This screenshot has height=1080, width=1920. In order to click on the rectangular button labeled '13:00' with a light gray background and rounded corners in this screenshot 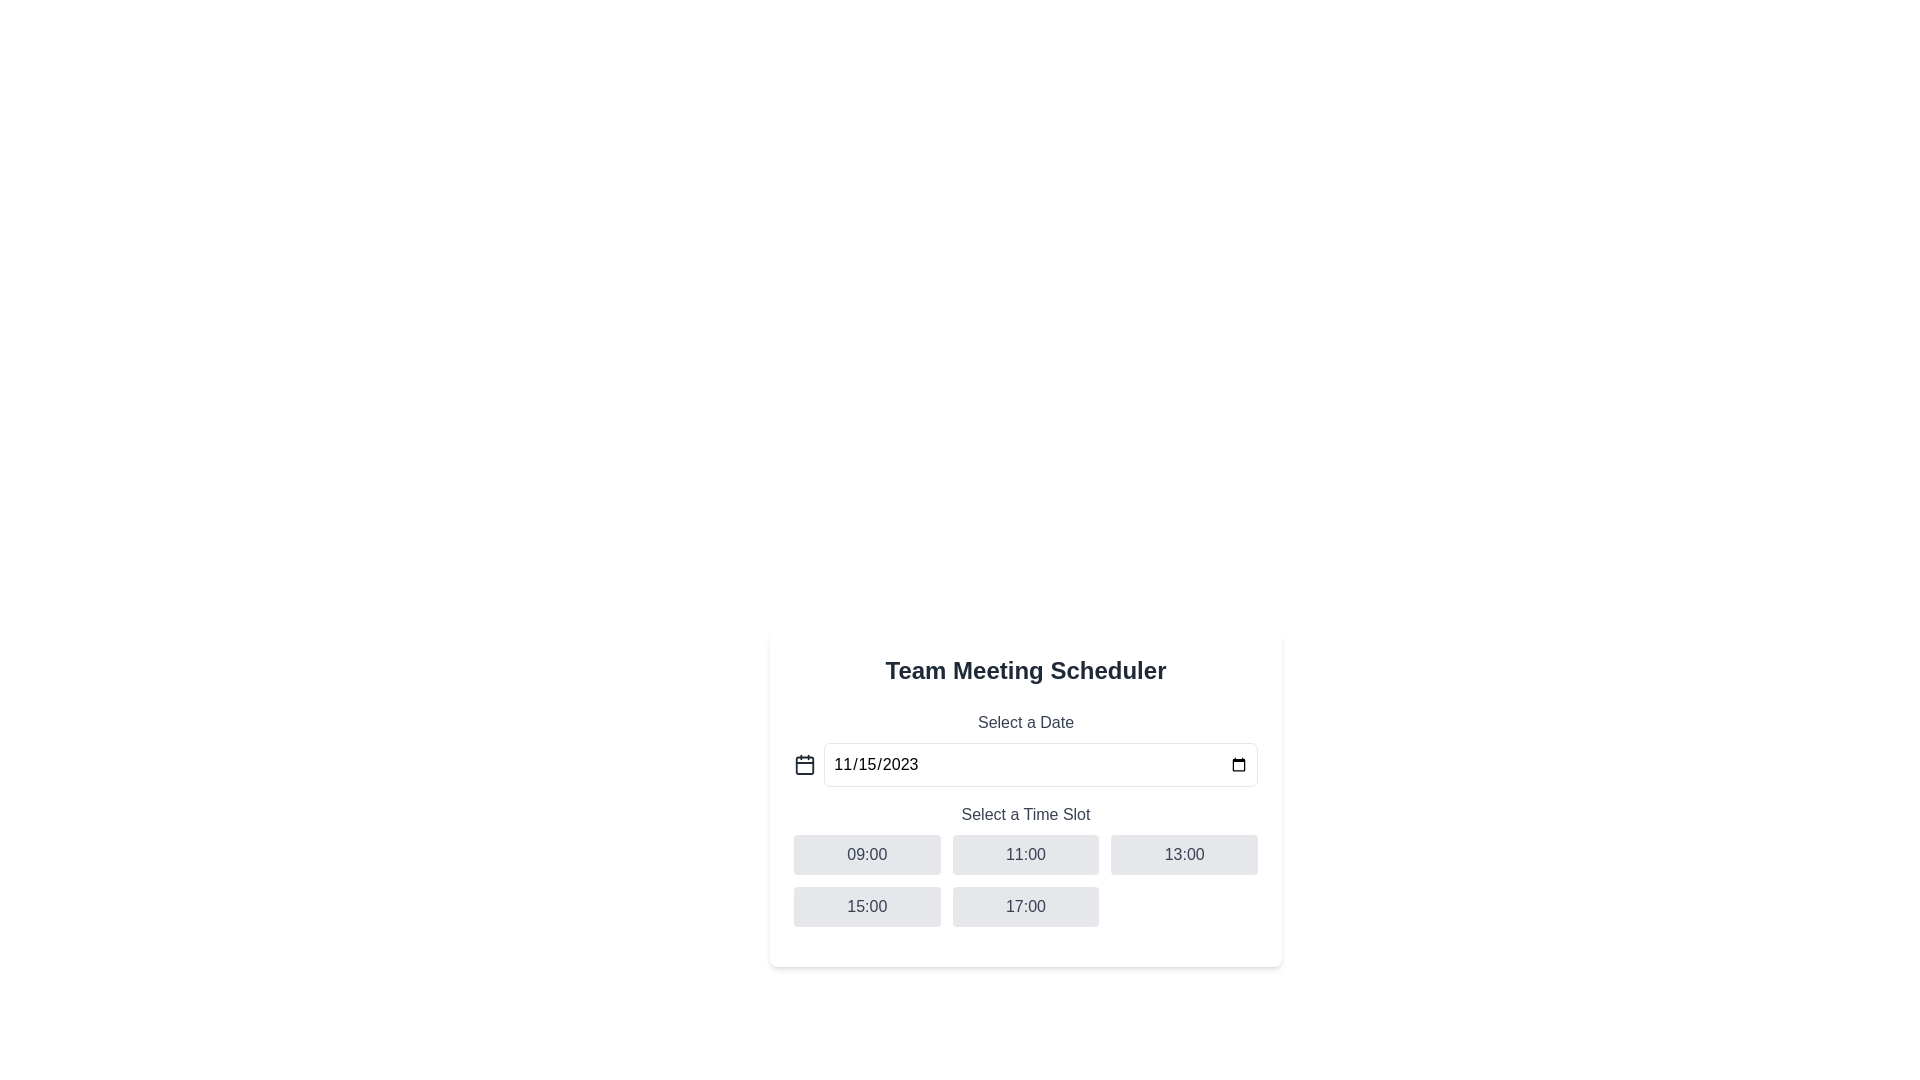, I will do `click(1184, 855)`.